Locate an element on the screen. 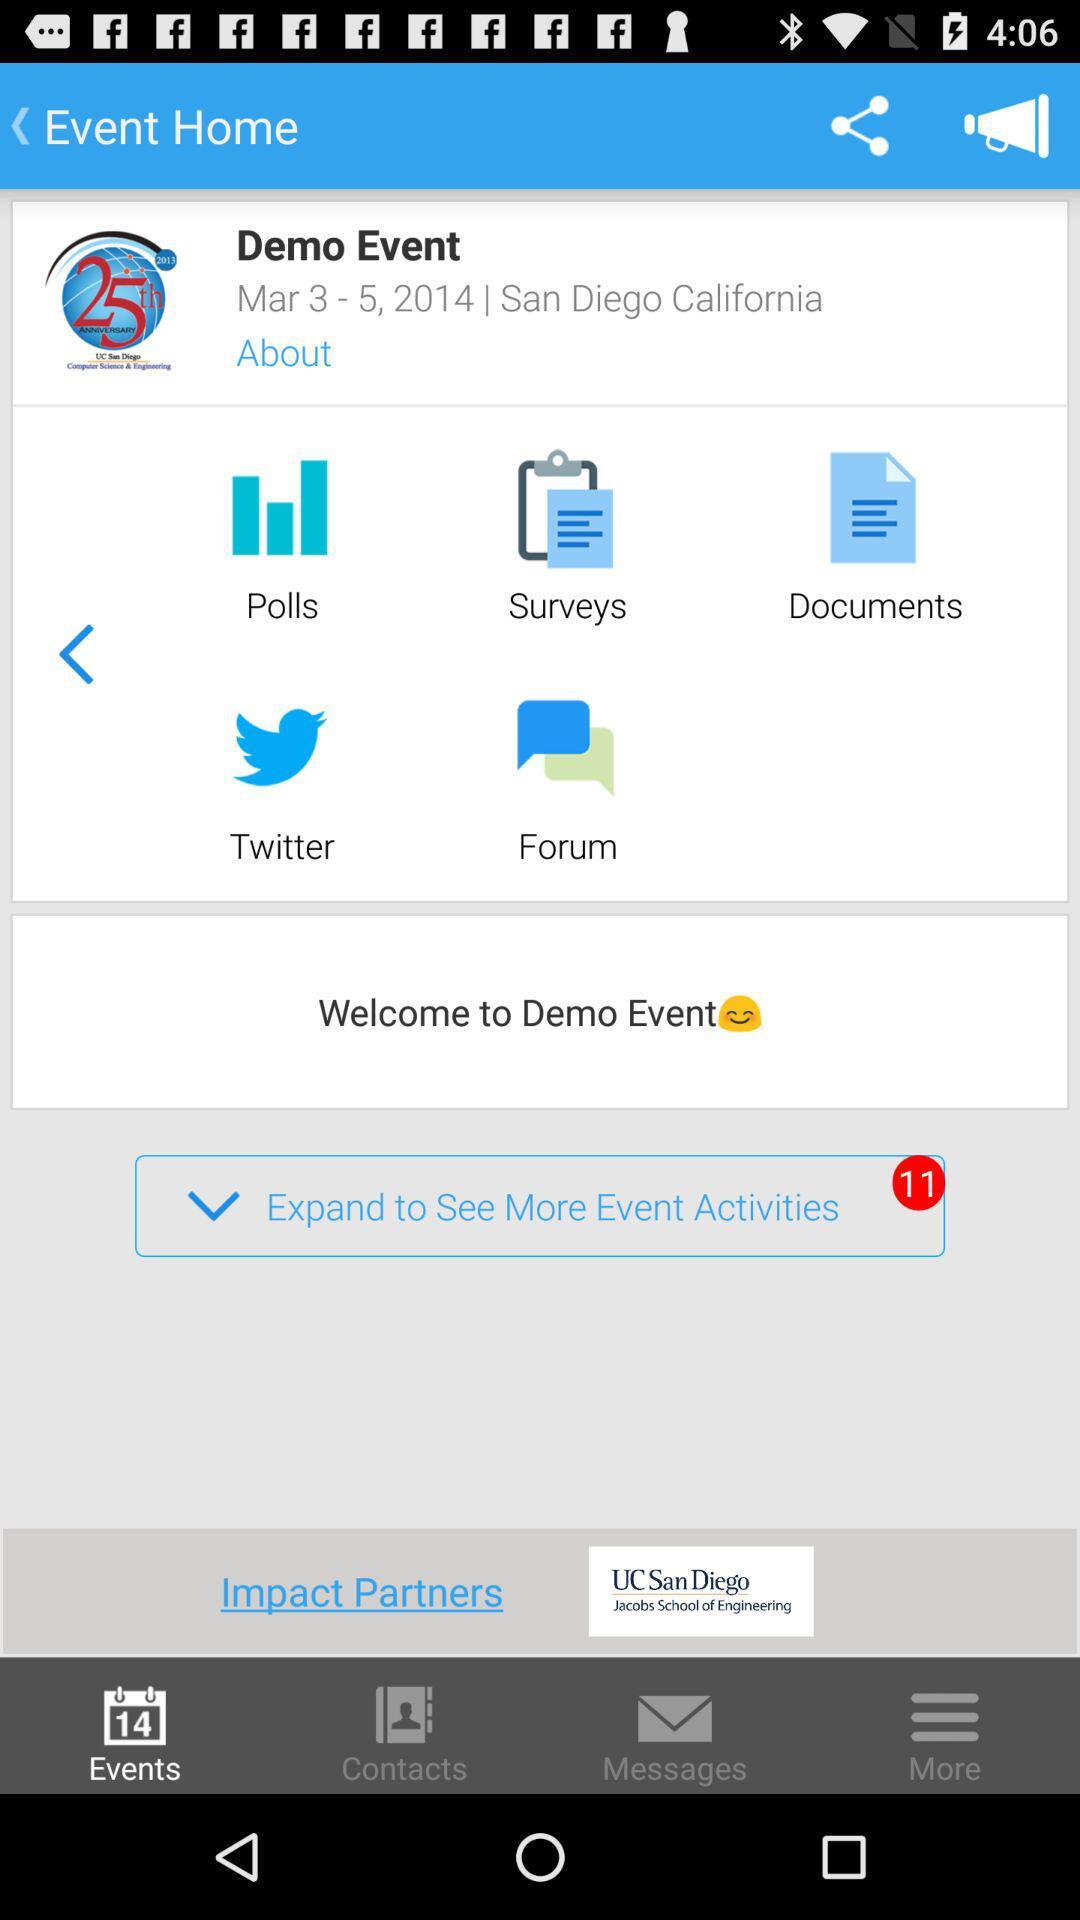  event/company image link is located at coordinates (111, 299).